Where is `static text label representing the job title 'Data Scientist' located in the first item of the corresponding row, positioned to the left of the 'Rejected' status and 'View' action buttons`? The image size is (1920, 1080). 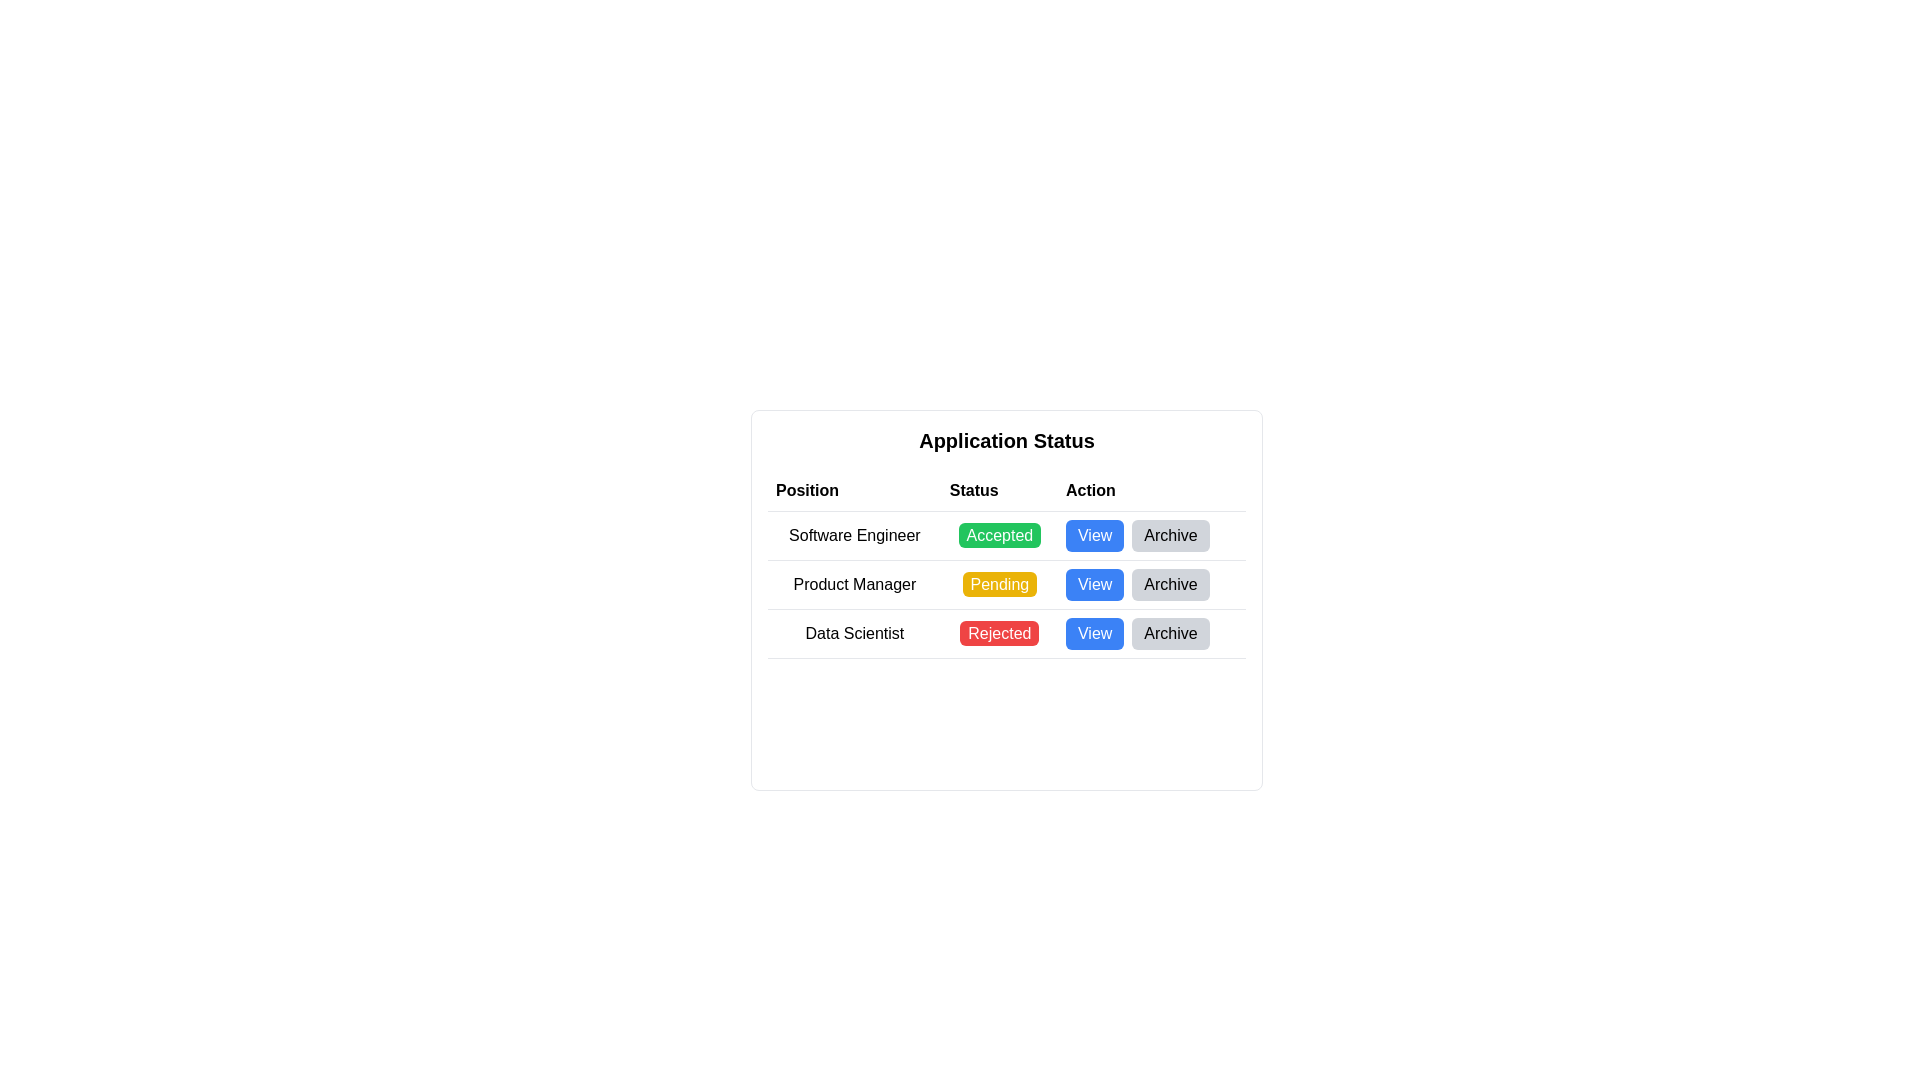 static text label representing the job title 'Data Scientist' located in the first item of the corresponding row, positioned to the left of the 'Rejected' status and 'View' action buttons is located at coordinates (854, 633).